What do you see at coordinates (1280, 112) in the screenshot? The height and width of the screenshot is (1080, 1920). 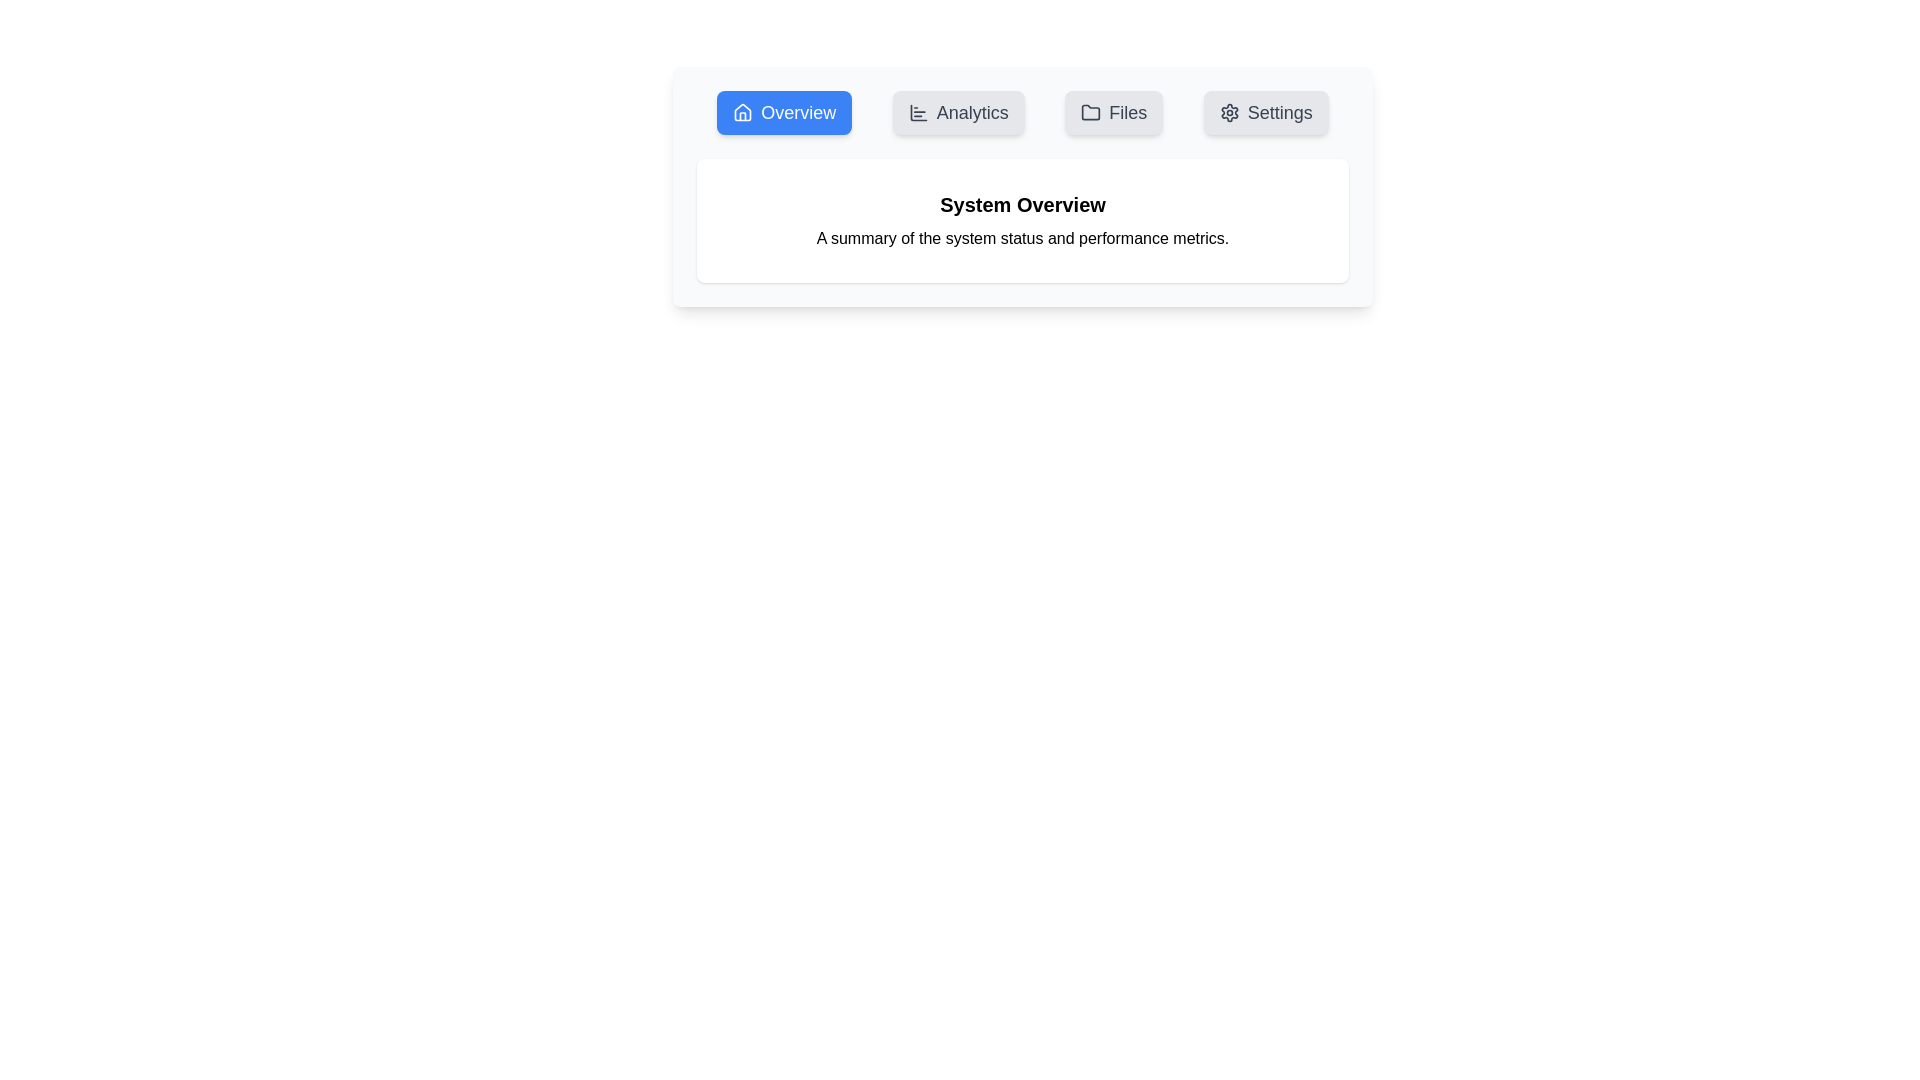 I see `the 'Settings' label located on the right side of the horizontal menu bar` at bounding box center [1280, 112].